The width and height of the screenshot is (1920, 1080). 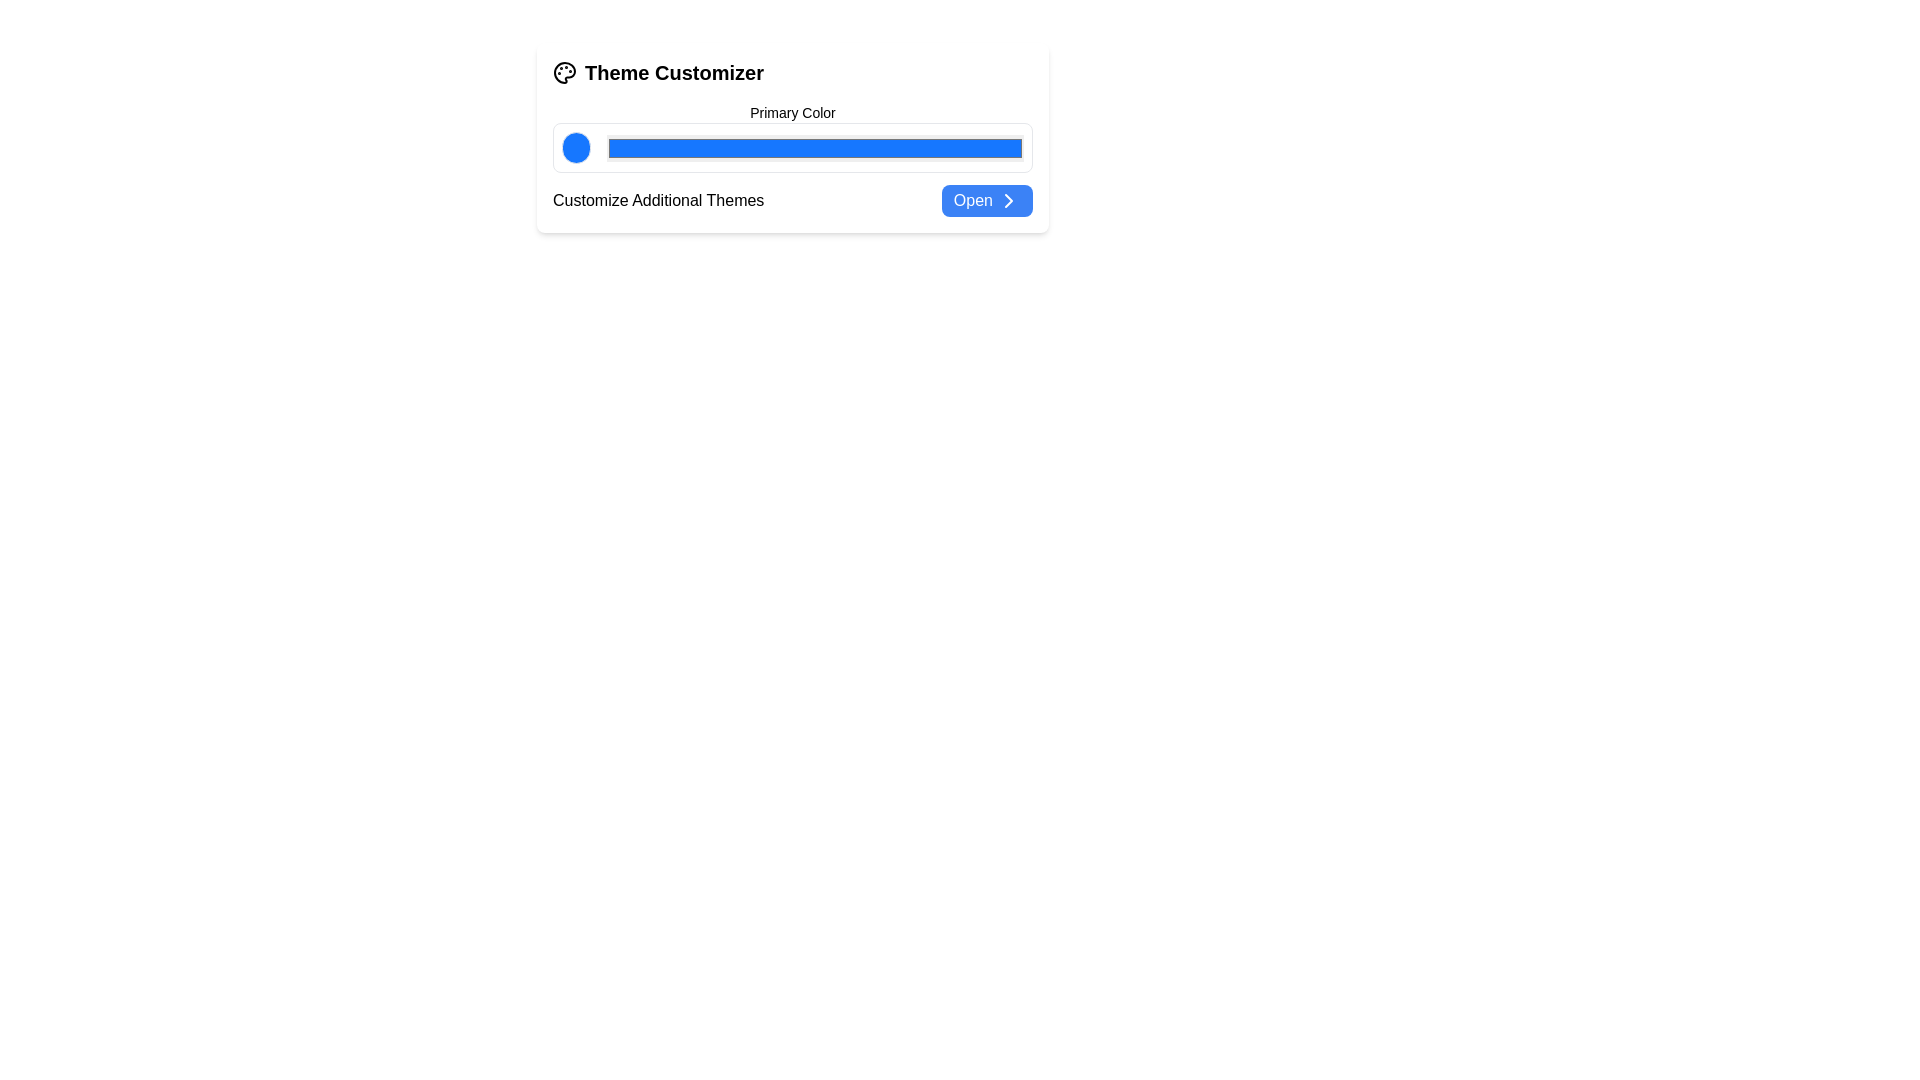 I want to click on the Color picker component, so click(x=791, y=146).